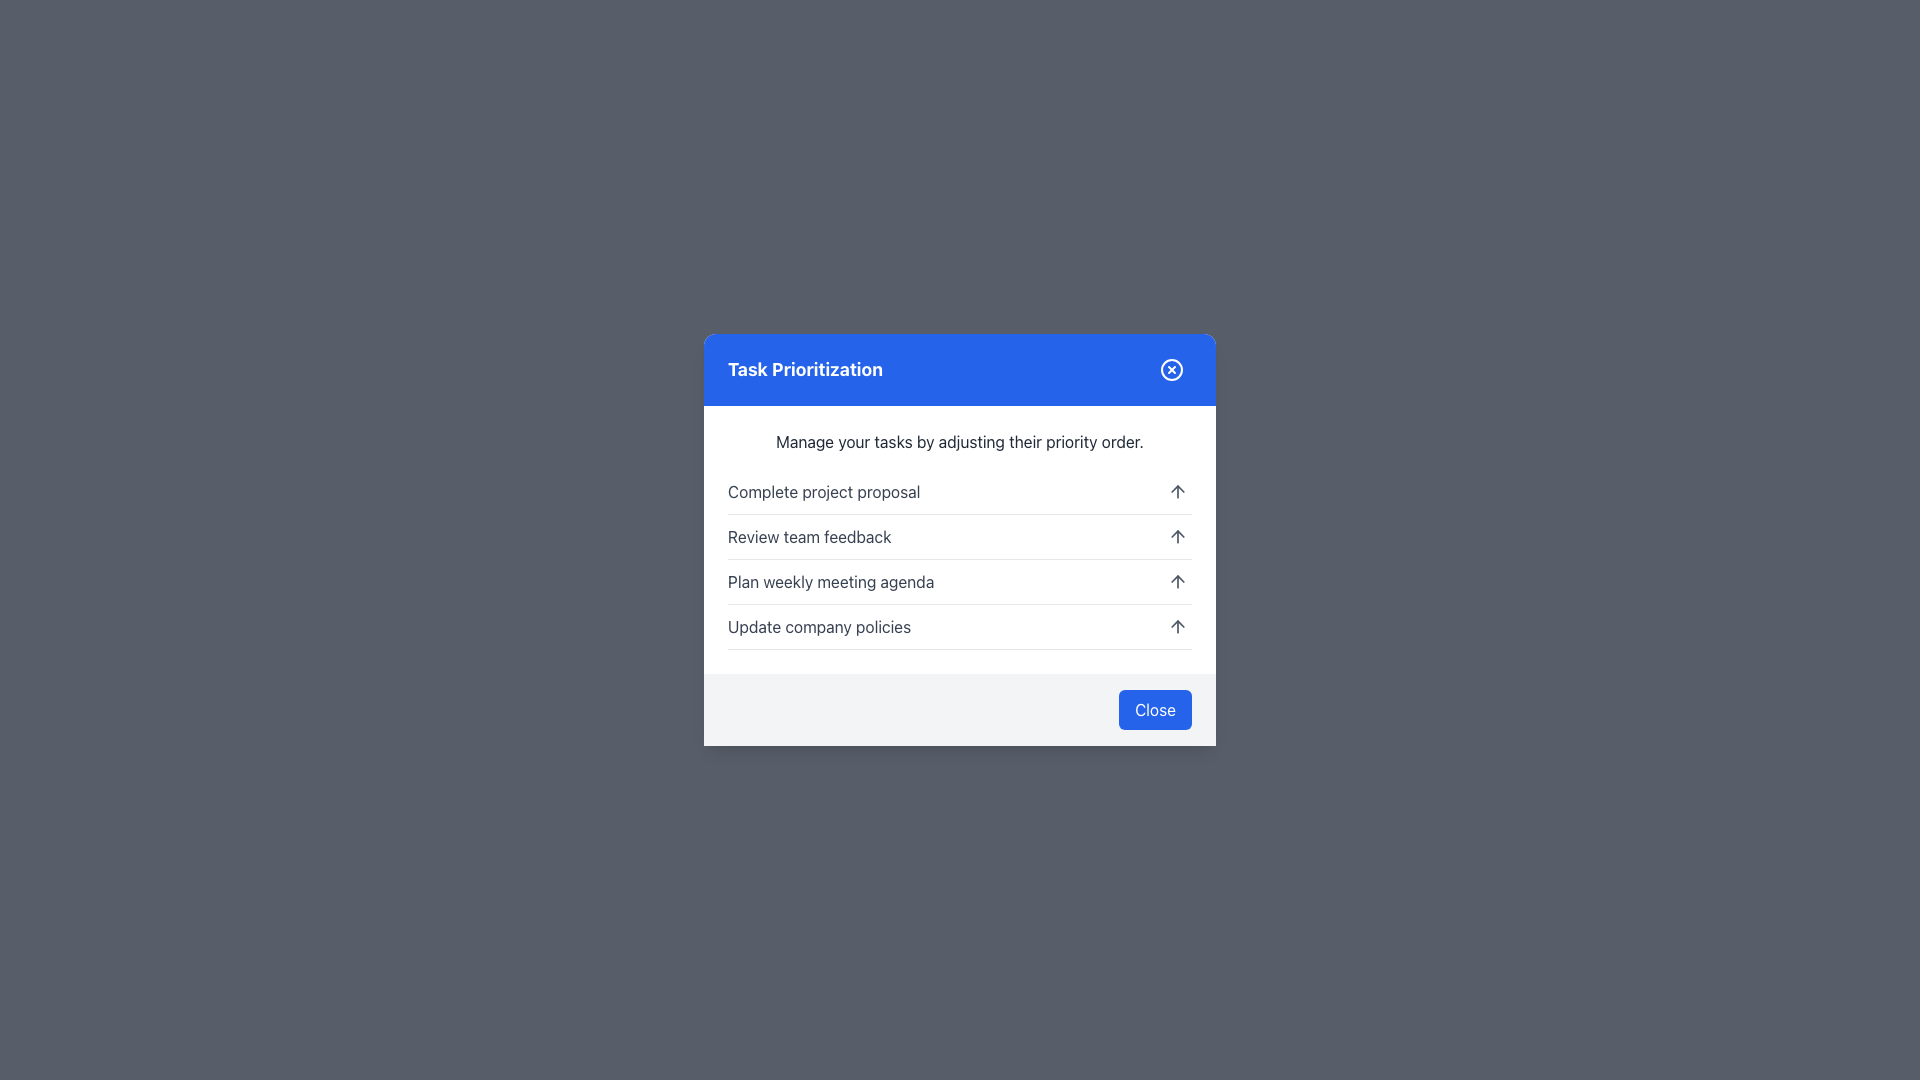  I want to click on the 'Close' button with a blue background and white text located at the bottom-right corner of the dialog box, so click(1155, 708).